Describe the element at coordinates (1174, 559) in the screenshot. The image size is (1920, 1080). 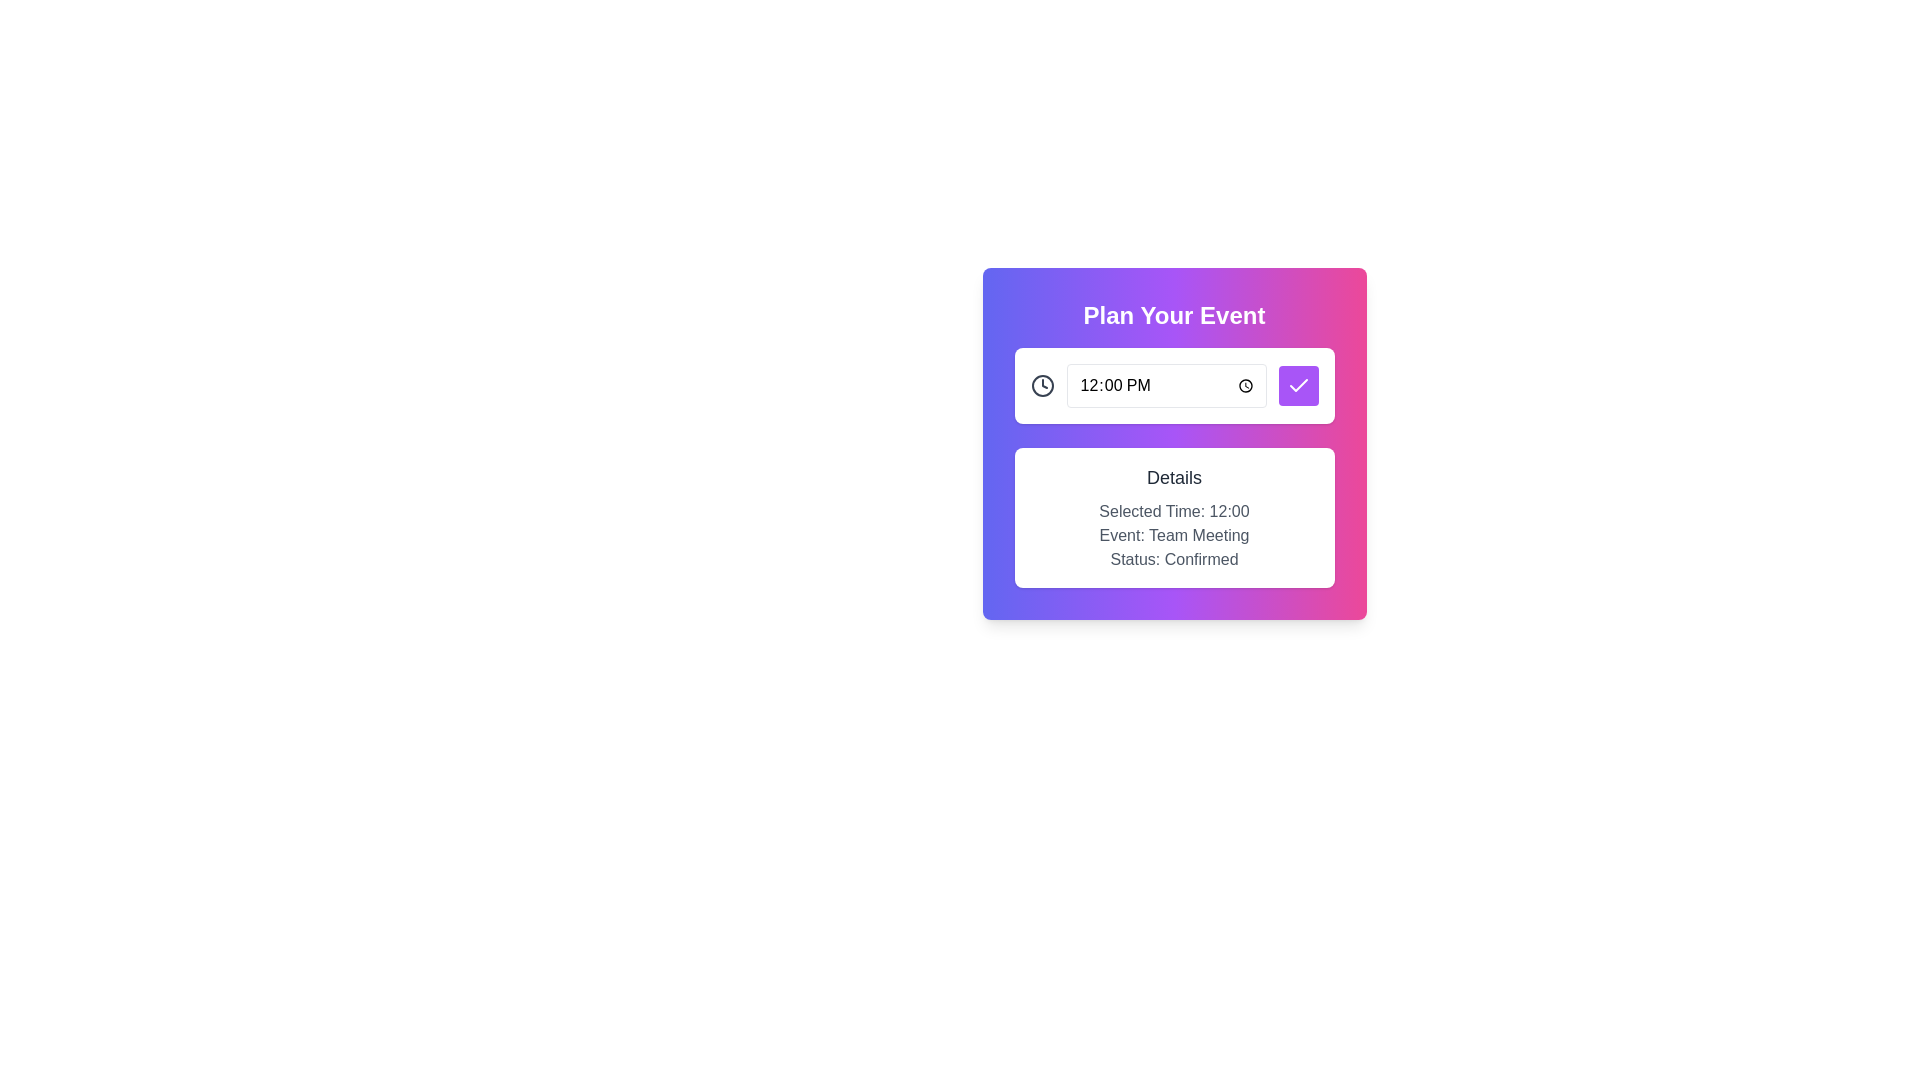
I see `the text label displaying 'Status: Confirmed', which is located within the 'Details' section, positioned below 'Event: Team Meeting'` at that location.